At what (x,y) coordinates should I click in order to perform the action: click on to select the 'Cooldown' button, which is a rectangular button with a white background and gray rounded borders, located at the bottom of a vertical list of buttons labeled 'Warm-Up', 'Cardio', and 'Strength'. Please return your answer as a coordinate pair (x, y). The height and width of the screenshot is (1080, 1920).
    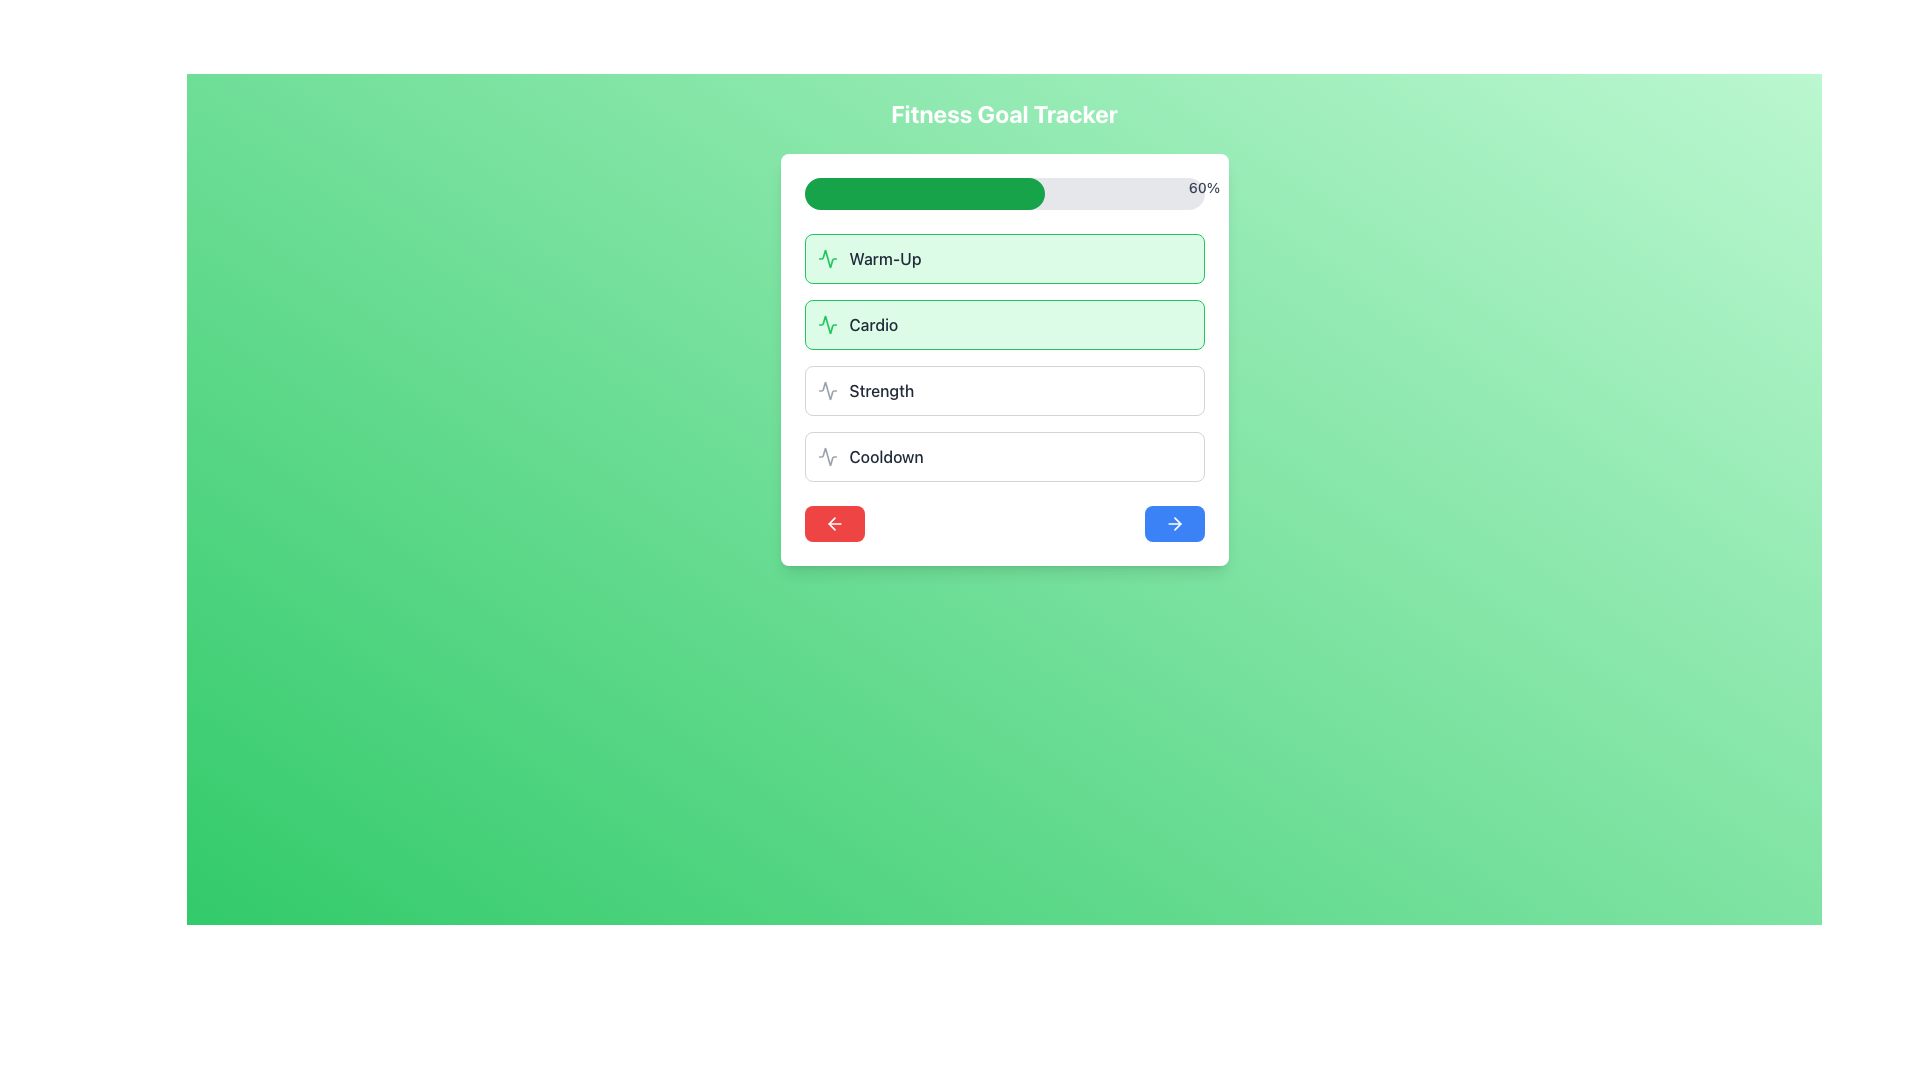
    Looking at the image, I should click on (1004, 456).